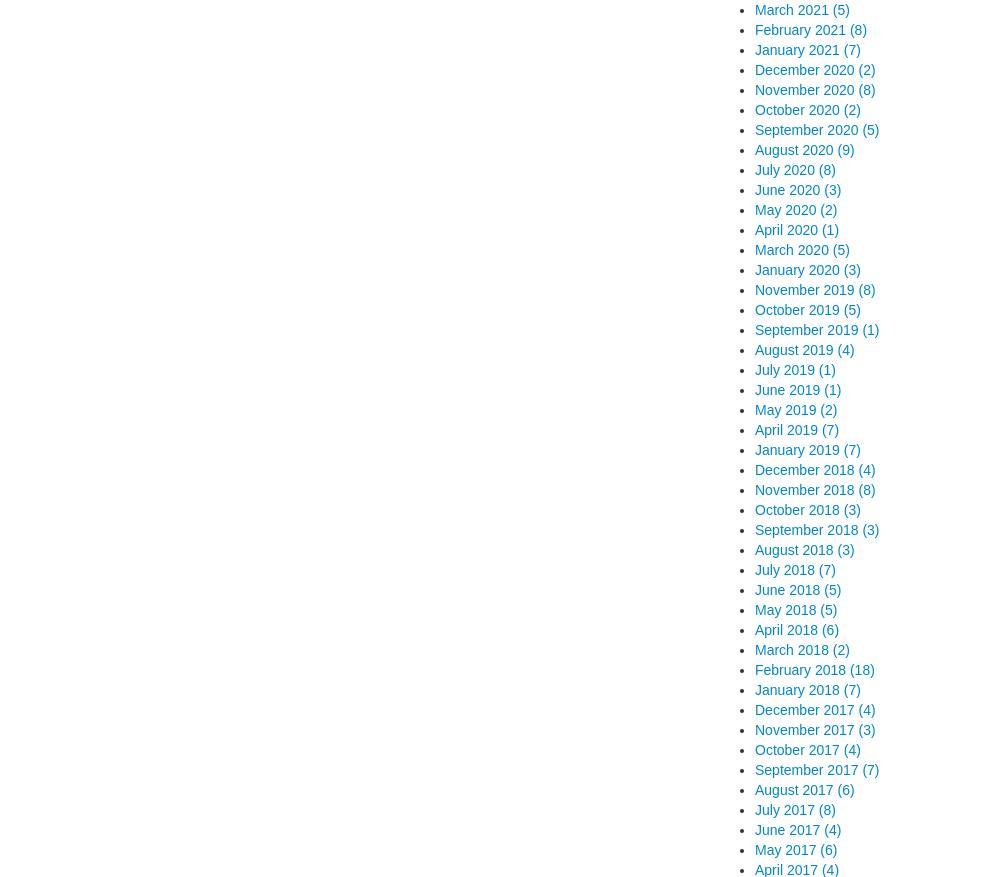 This screenshot has width=1000, height=877. What do you see at coordinates (811, 28) in the screenshot?
I see `'February 2021 (8)'` at bounding box center [811, 28].